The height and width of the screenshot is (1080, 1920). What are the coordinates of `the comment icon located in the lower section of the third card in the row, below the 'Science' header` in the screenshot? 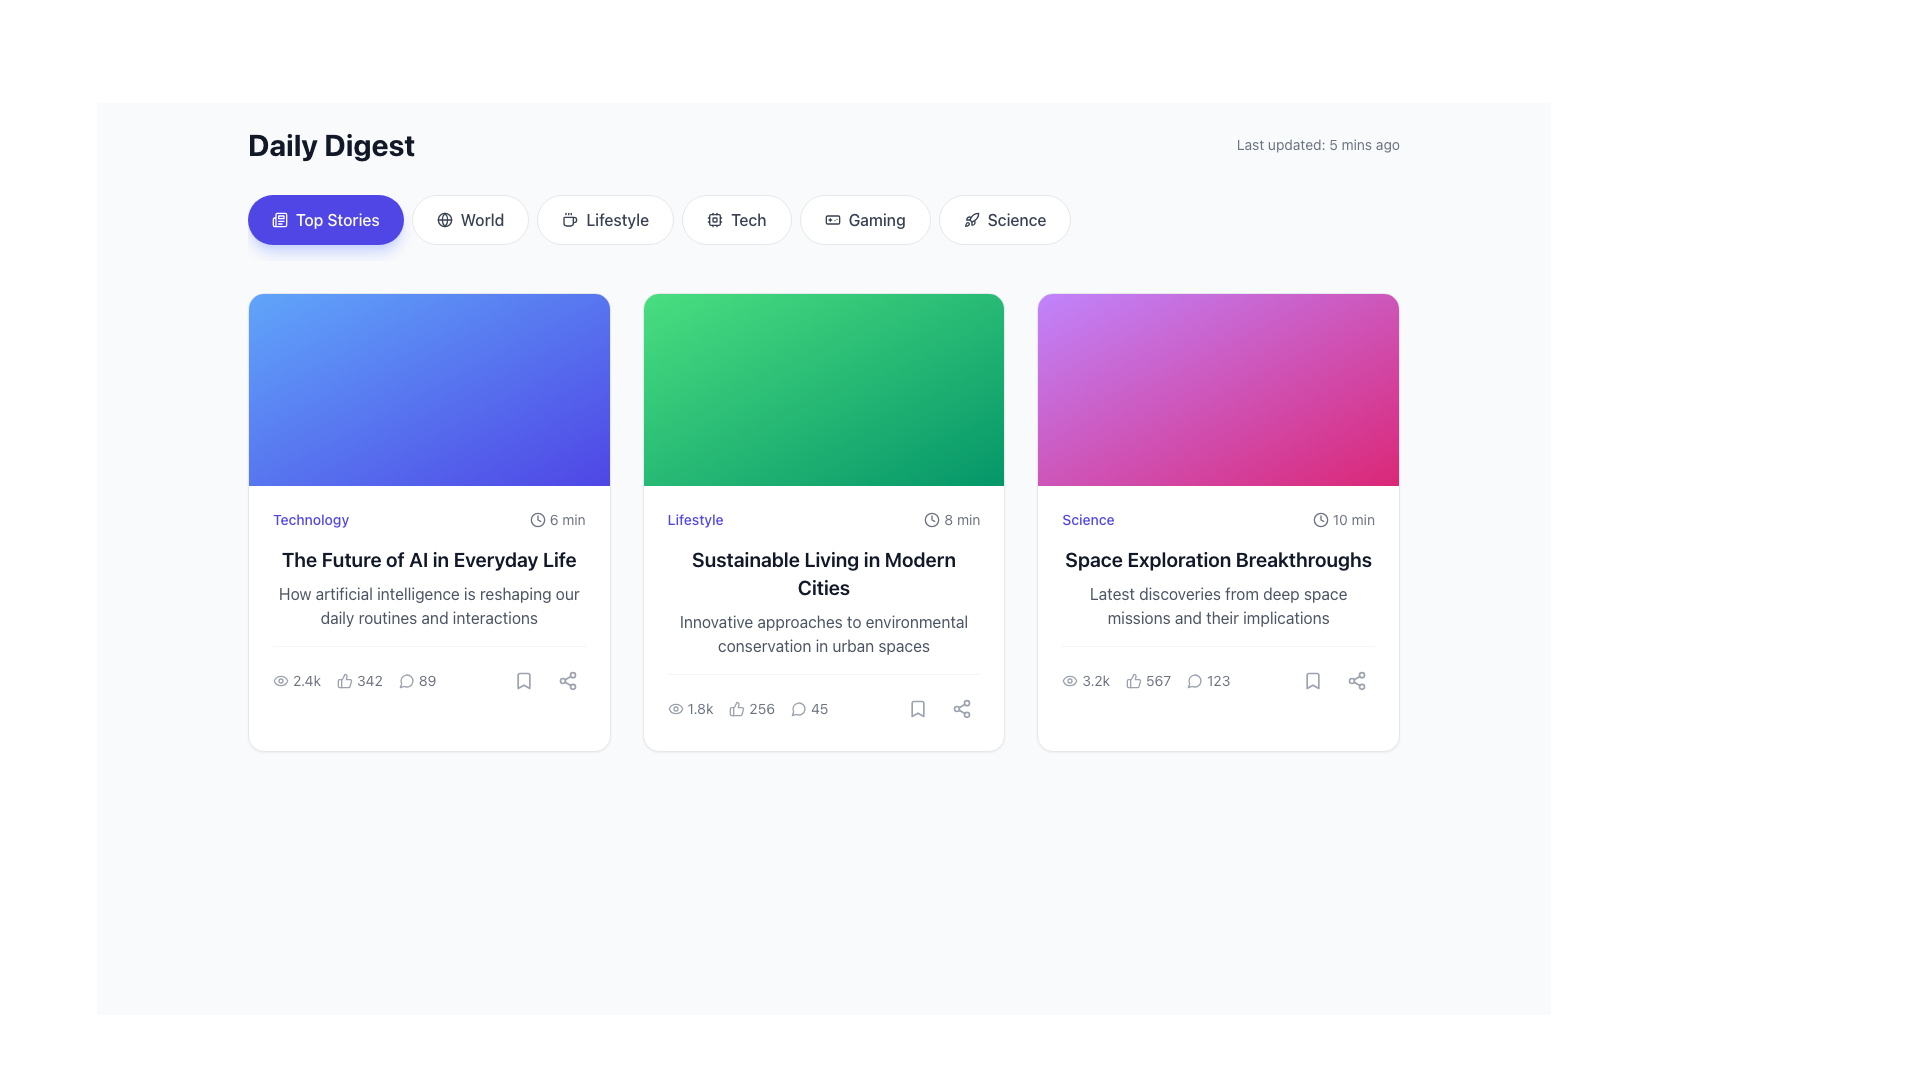 It's located at (1207, 680).